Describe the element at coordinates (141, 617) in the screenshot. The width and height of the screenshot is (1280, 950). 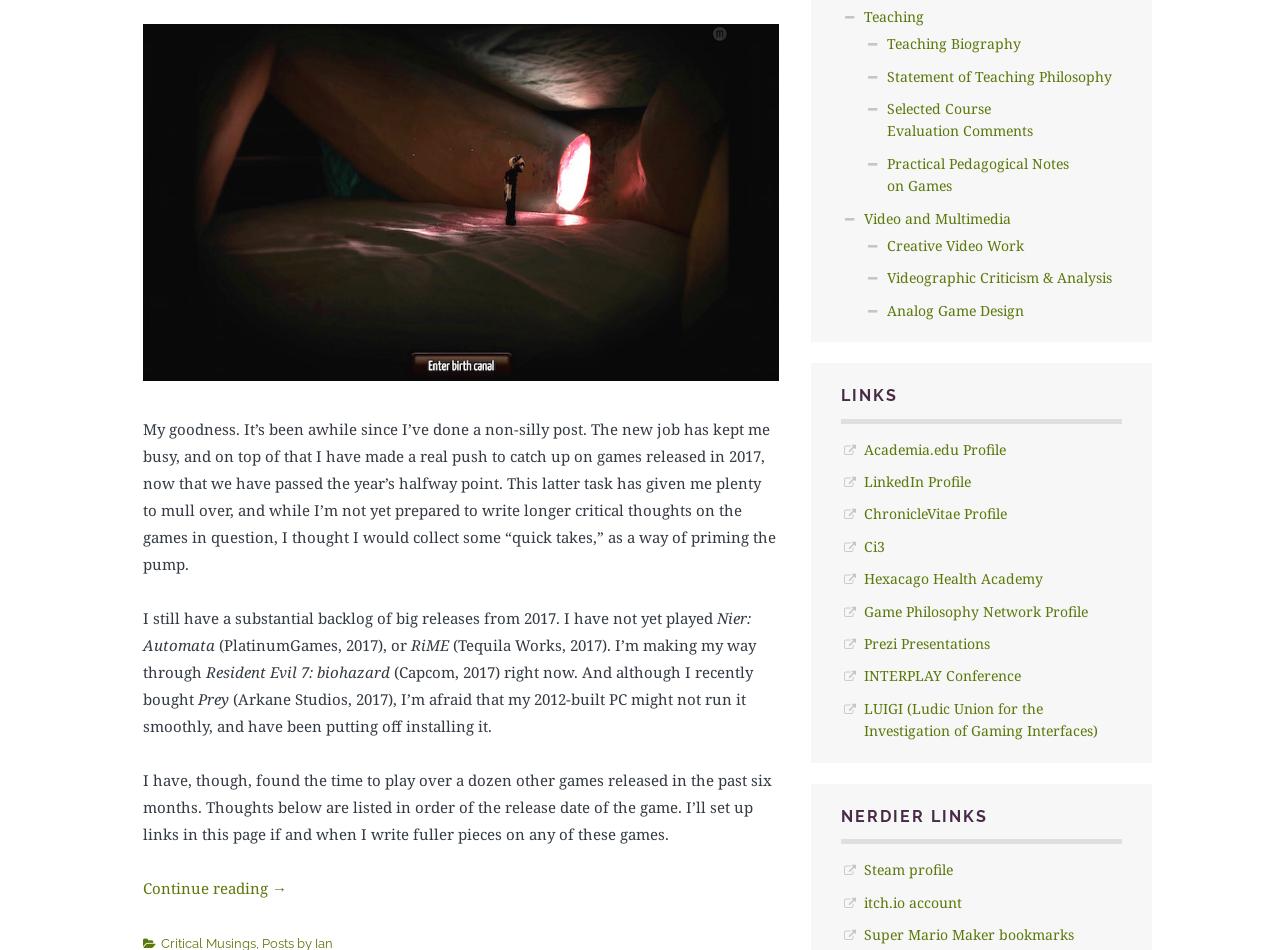
I see `'I still have a substantial backlog of big releases from 2017. I have not yet played'` at that location.